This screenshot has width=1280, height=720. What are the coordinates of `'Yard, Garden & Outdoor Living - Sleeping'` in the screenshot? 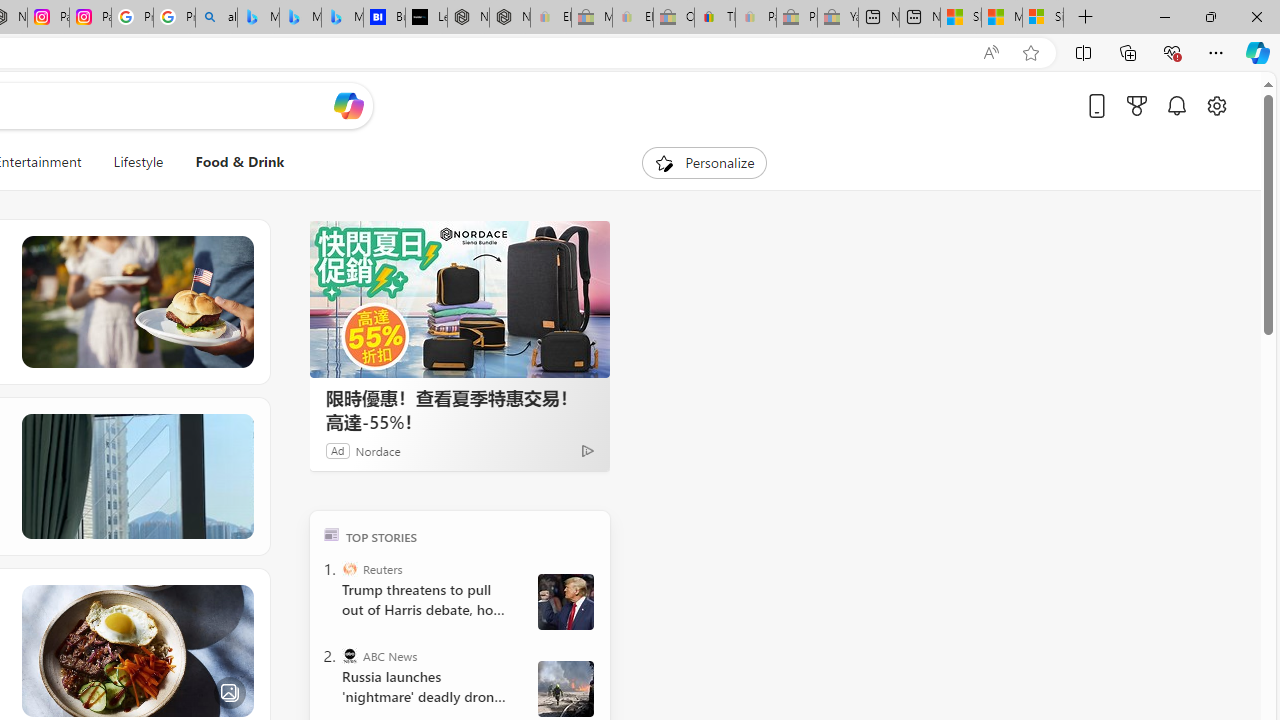 It's located at (837, 17).